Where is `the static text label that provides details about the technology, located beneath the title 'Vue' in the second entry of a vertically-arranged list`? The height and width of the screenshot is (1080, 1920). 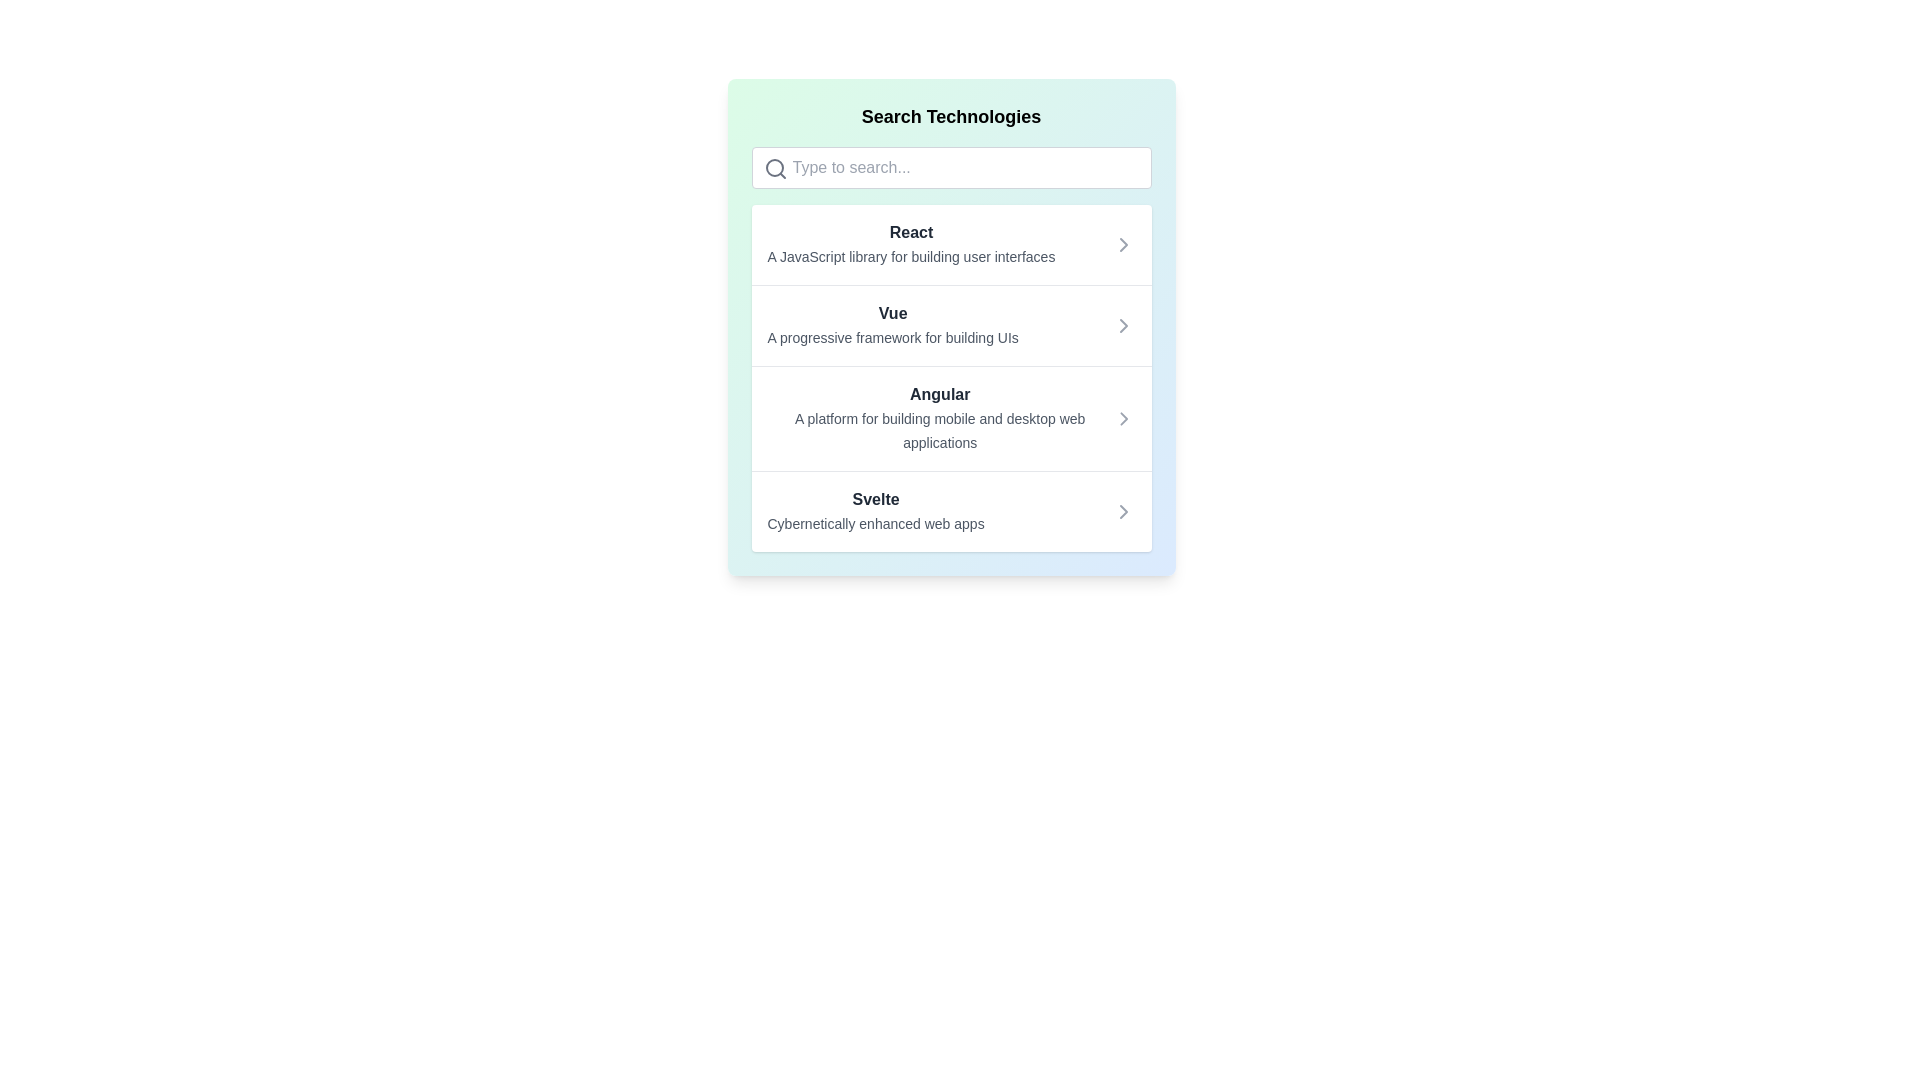
the static text label that provides details about the technology, located beneath the title 'Vue' in the second entry of a vertically-arranged list is located at coordinates (892, 337).